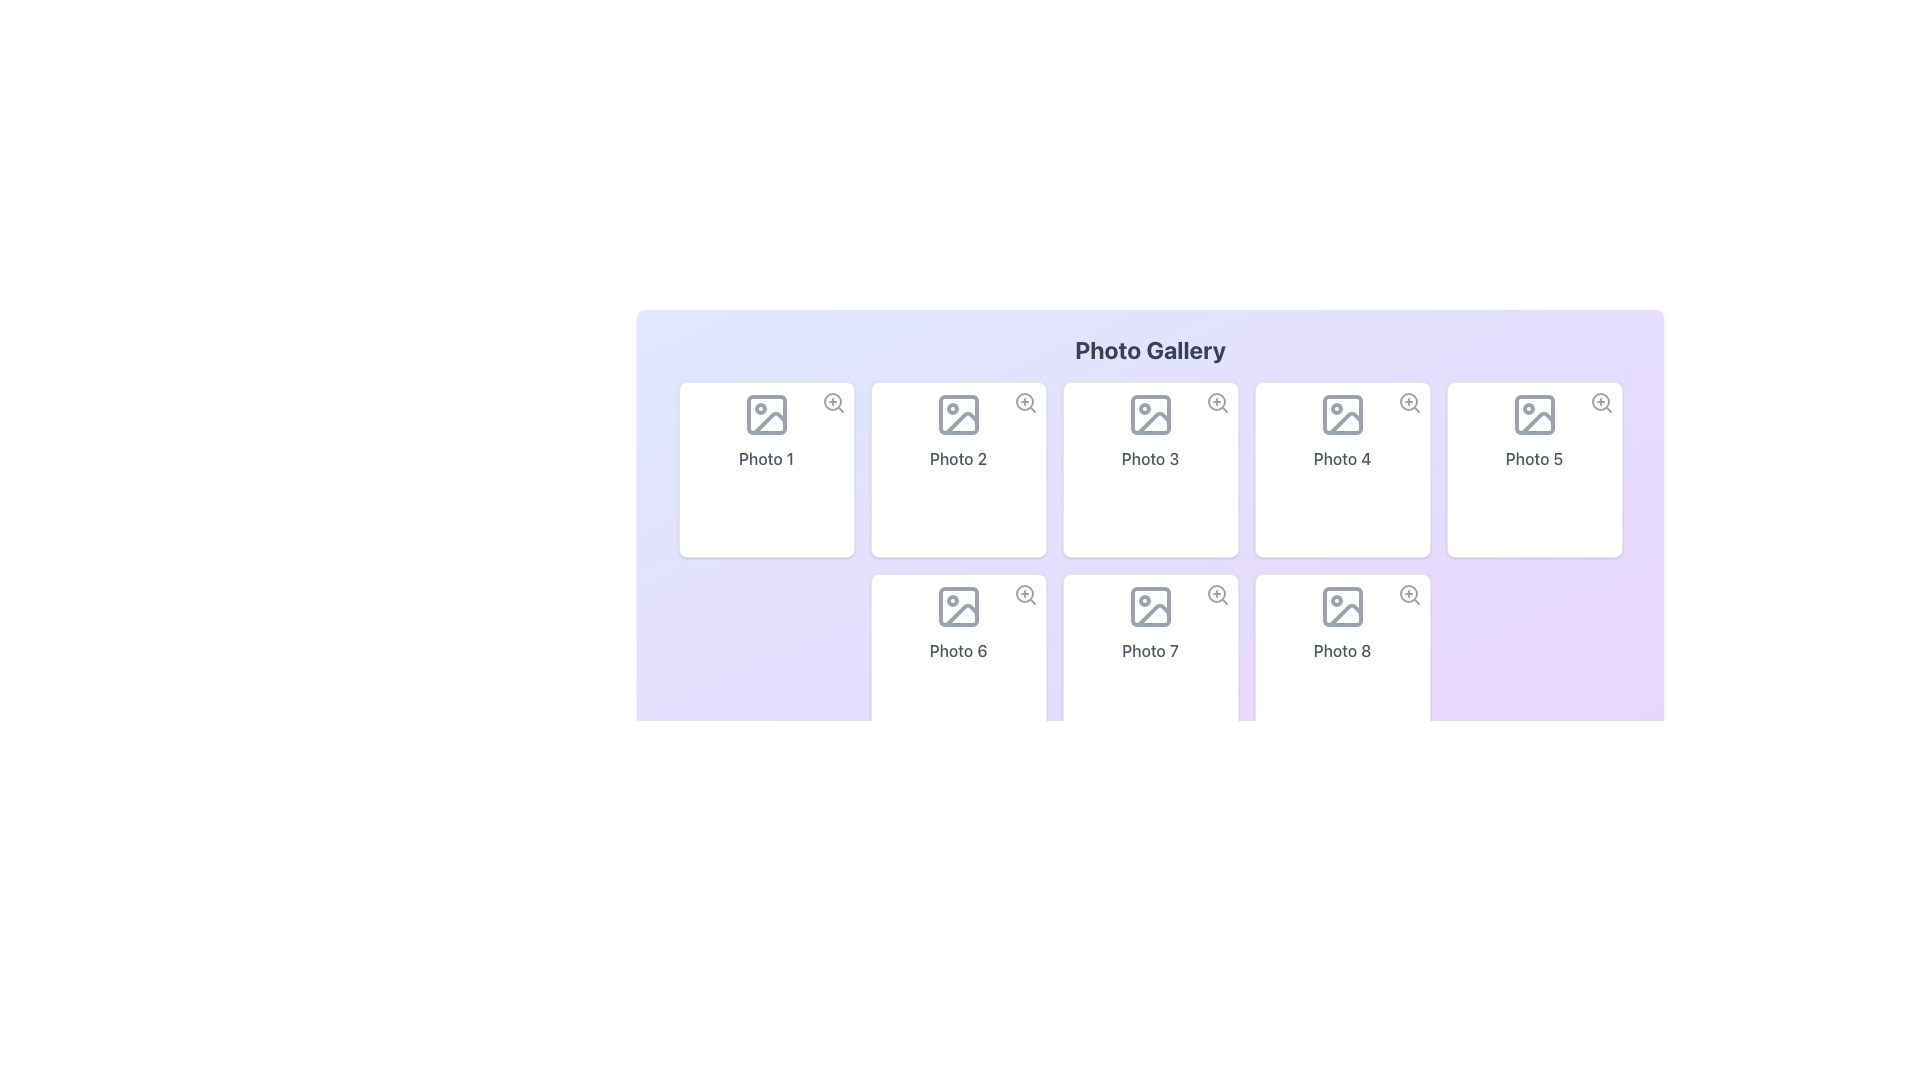 The height and width of the screenshot is (1080, 1920). I want to click on the icon representing the content preview for the card labeled 'Photo 7', so click(1150, 605).